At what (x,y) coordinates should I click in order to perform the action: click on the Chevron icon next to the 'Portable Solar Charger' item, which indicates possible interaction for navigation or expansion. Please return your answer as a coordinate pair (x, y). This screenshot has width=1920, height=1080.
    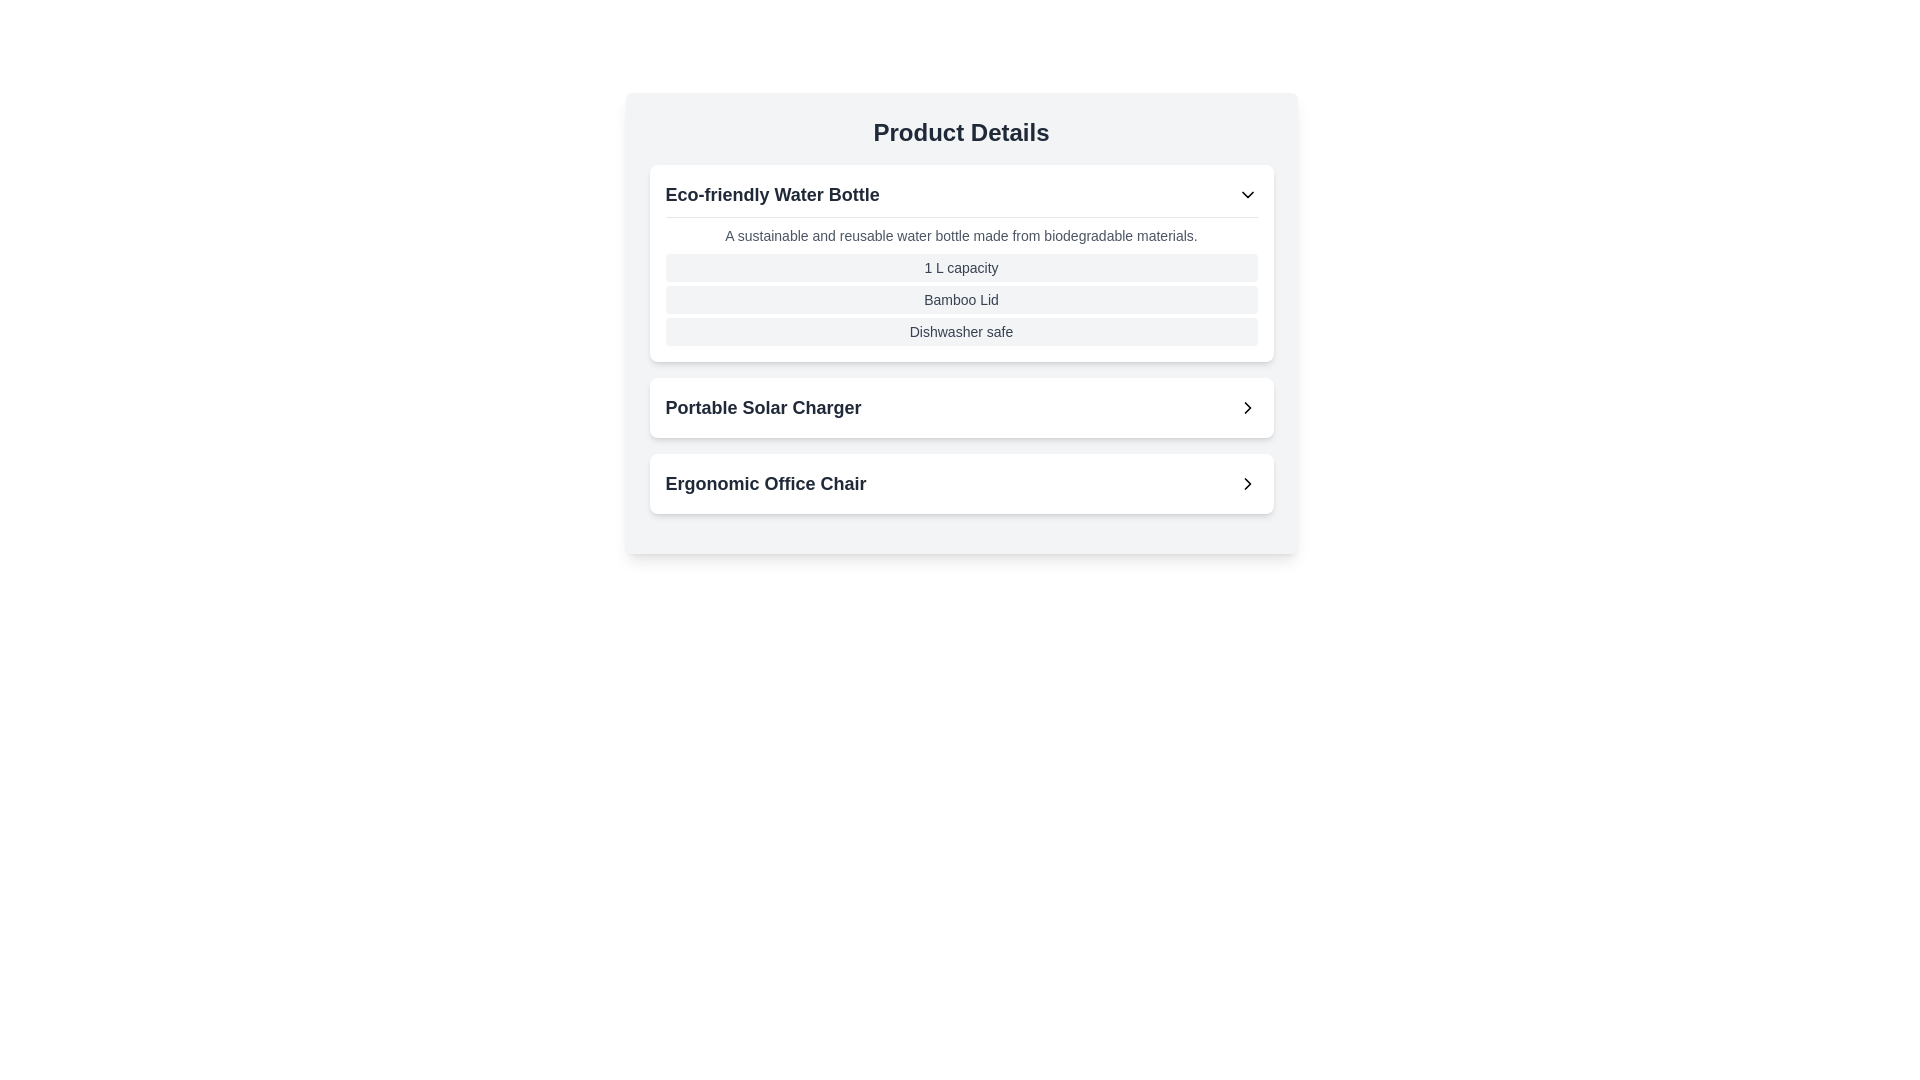
    Looking at the image, I should click on (1246, 407).